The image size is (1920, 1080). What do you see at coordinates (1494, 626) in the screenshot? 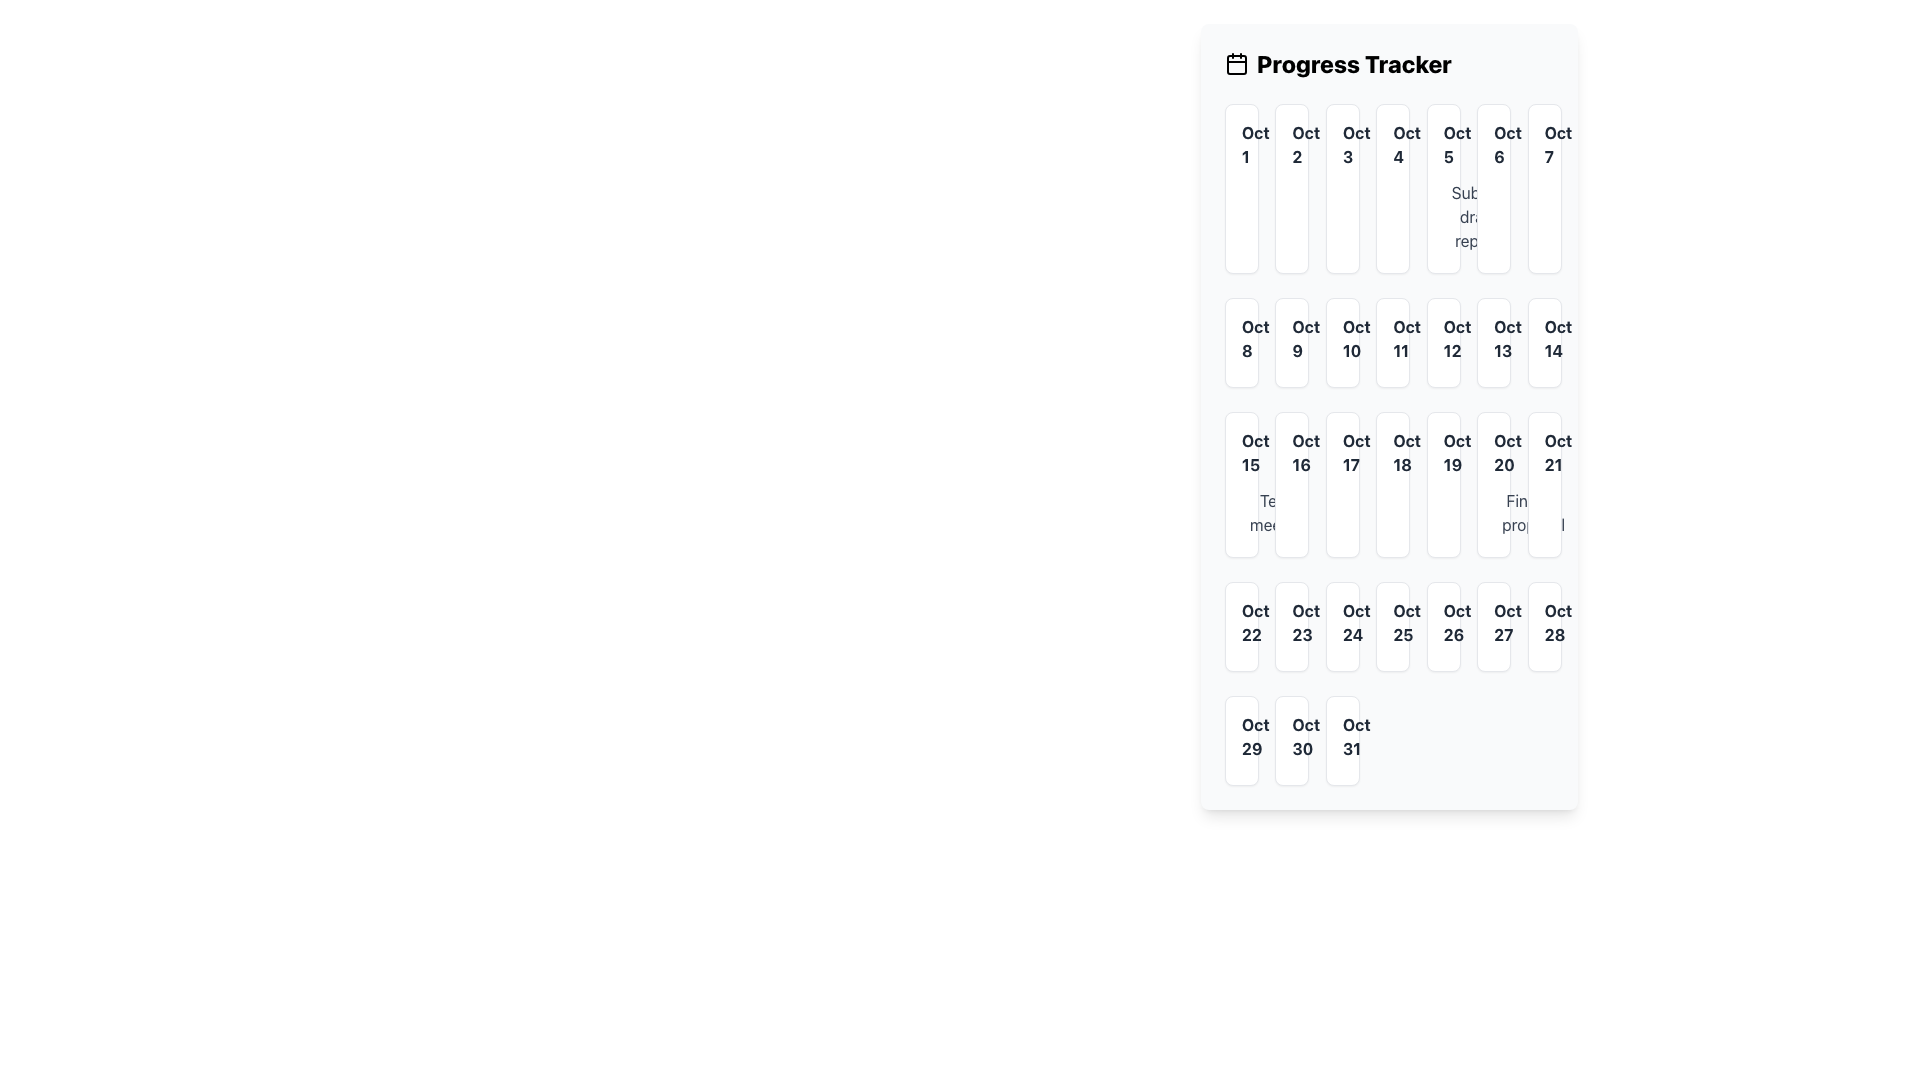
I see `the Single date card displaying 'Oct 27'` at bounding box center [1494, 626].